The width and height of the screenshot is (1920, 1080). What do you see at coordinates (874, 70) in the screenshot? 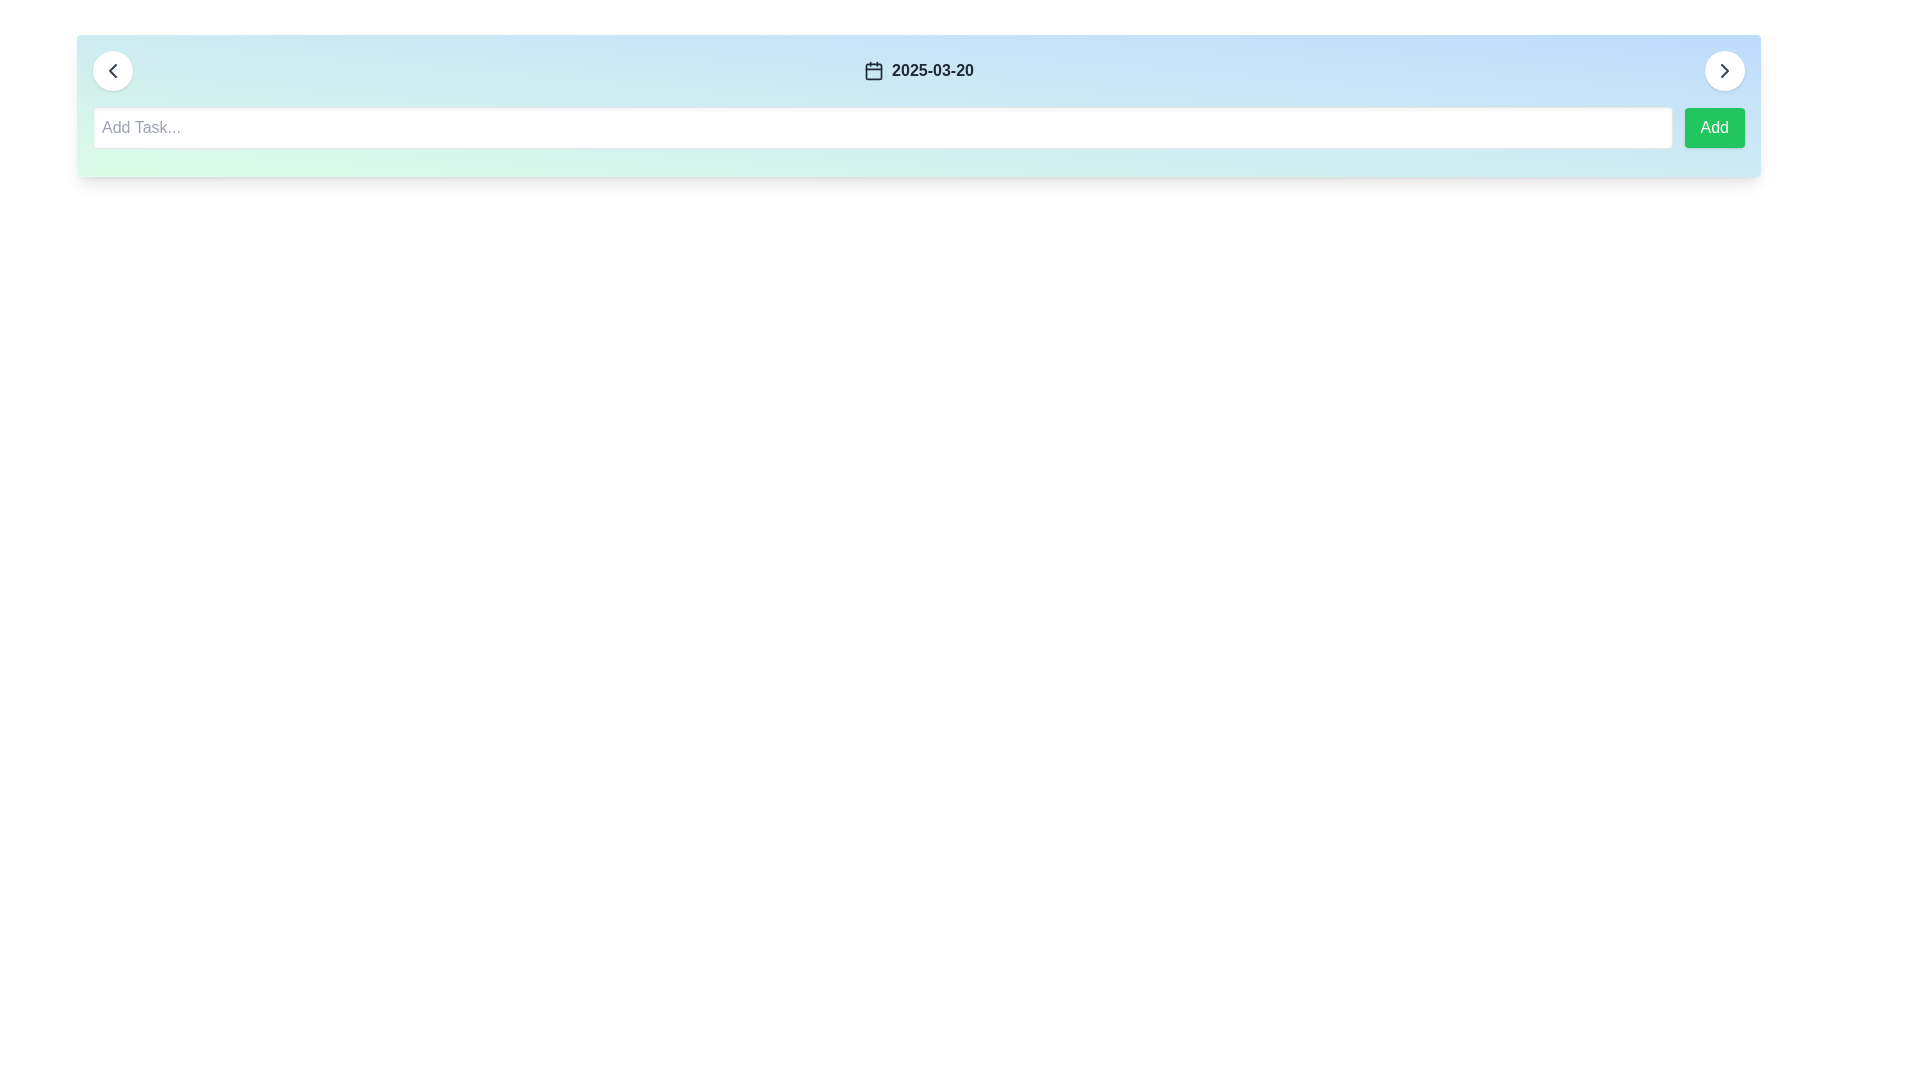
I see `the decorative rounded rectangle element located within the calendar icon near the text '2025-03-20'` at bounding box center [874, 70].